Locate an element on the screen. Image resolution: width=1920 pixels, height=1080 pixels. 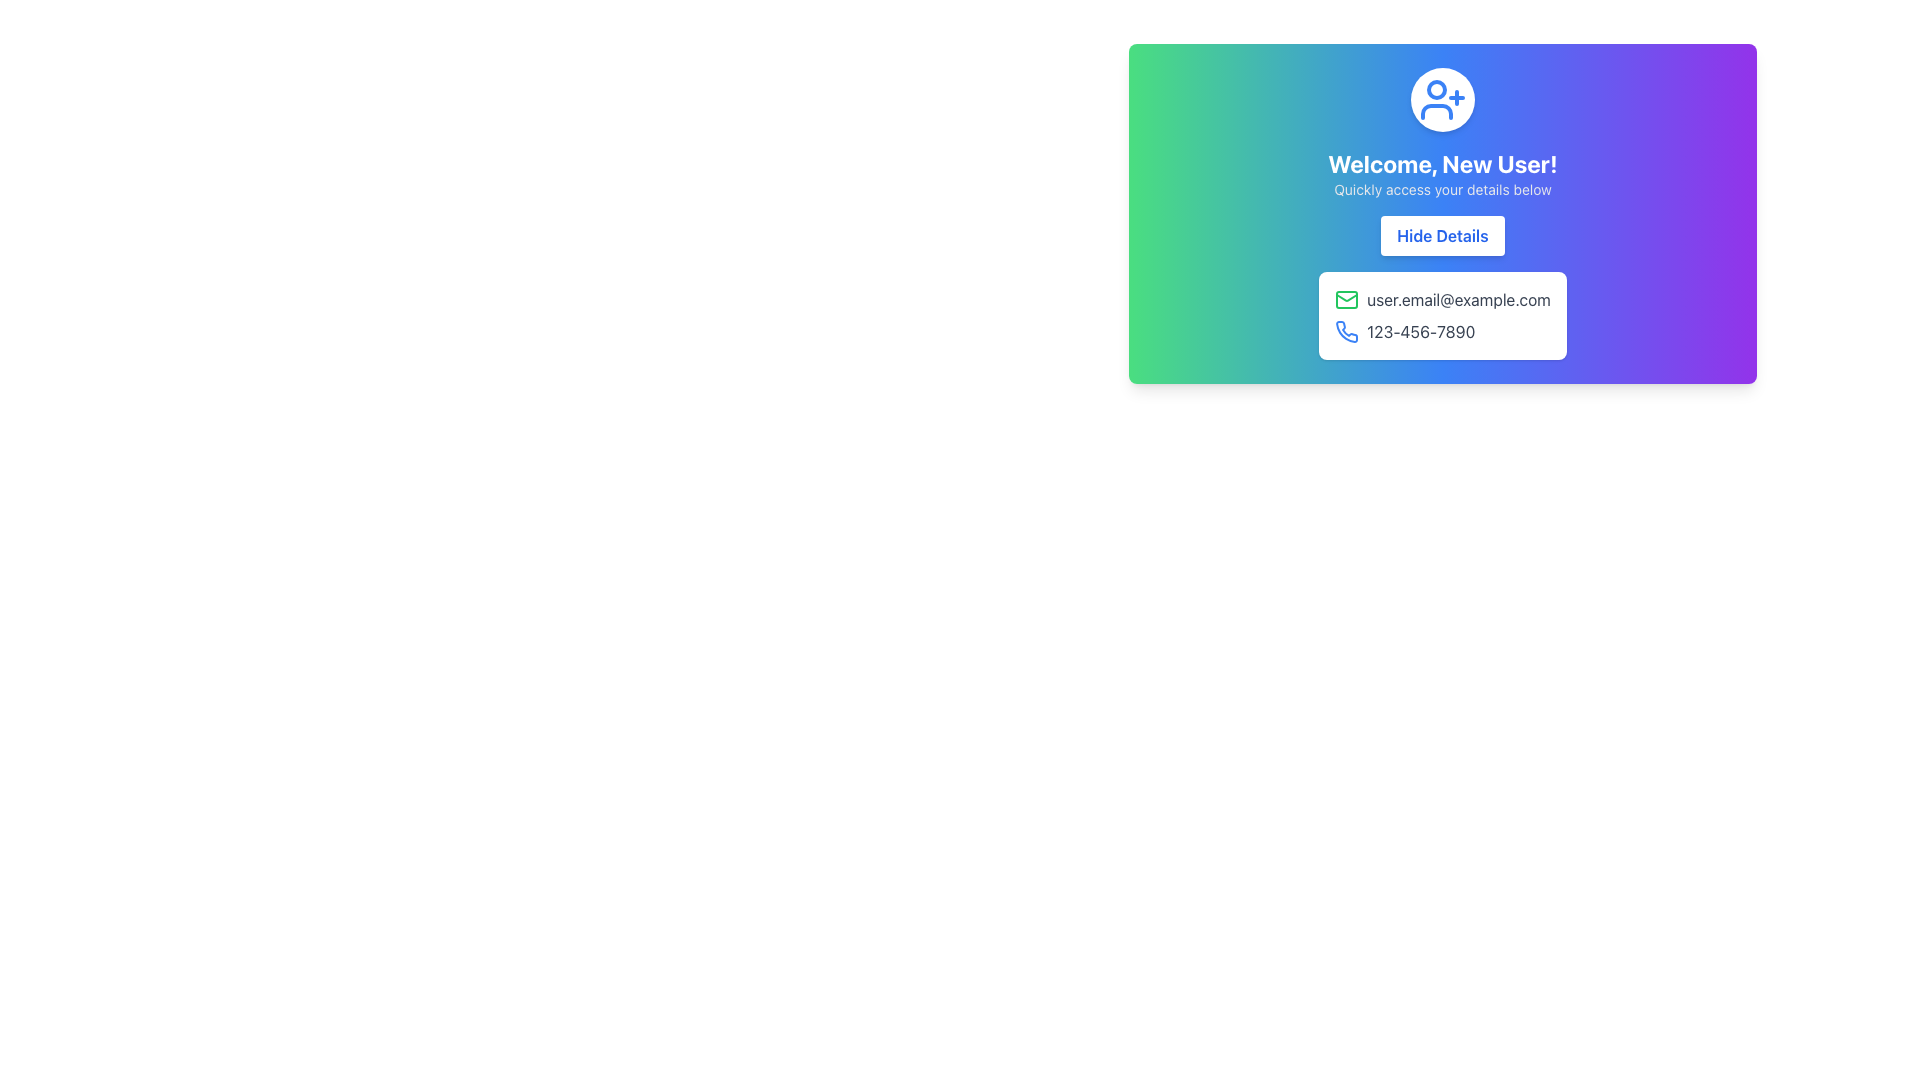
the email address 'user.email@example.com' displayed in the text display with an email icon is located at coordinates (1443, 300).